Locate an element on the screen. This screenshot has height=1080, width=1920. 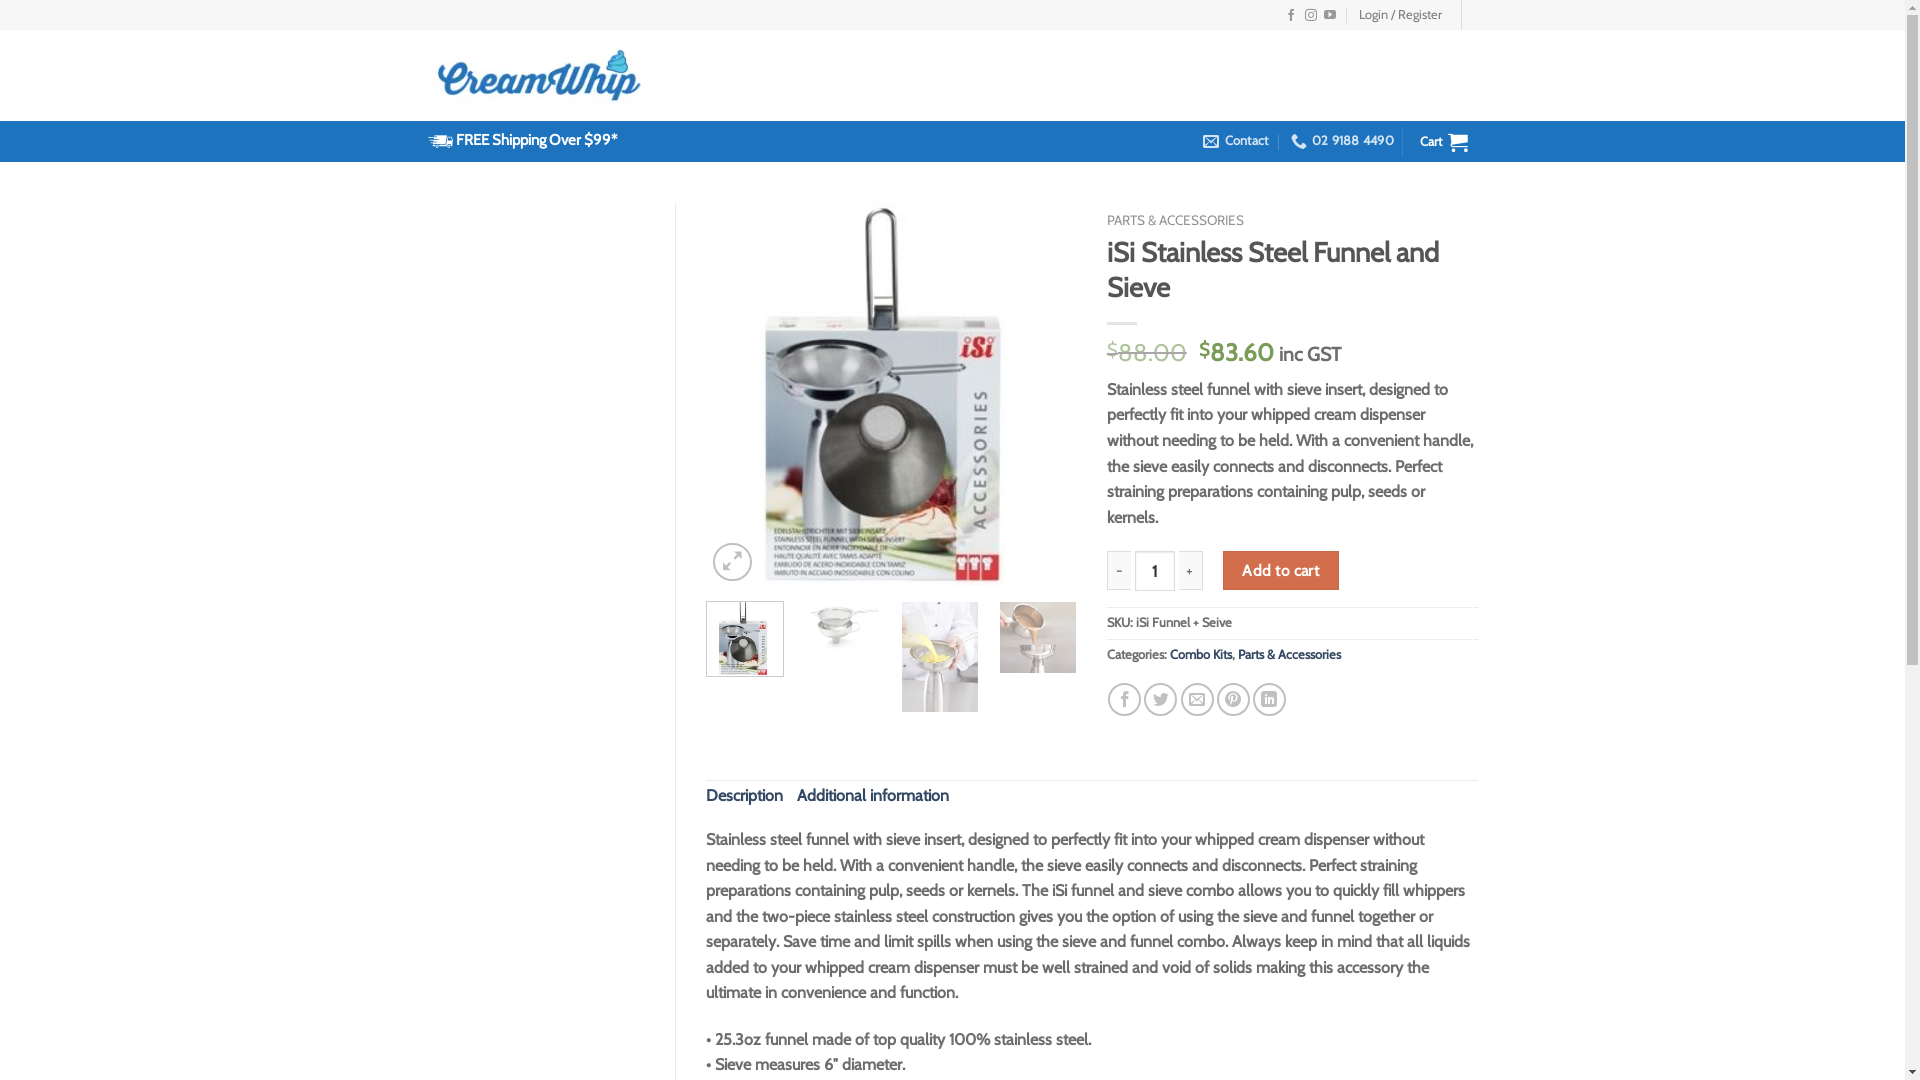
'Add to cart' is located at coordinates (1281, 570).